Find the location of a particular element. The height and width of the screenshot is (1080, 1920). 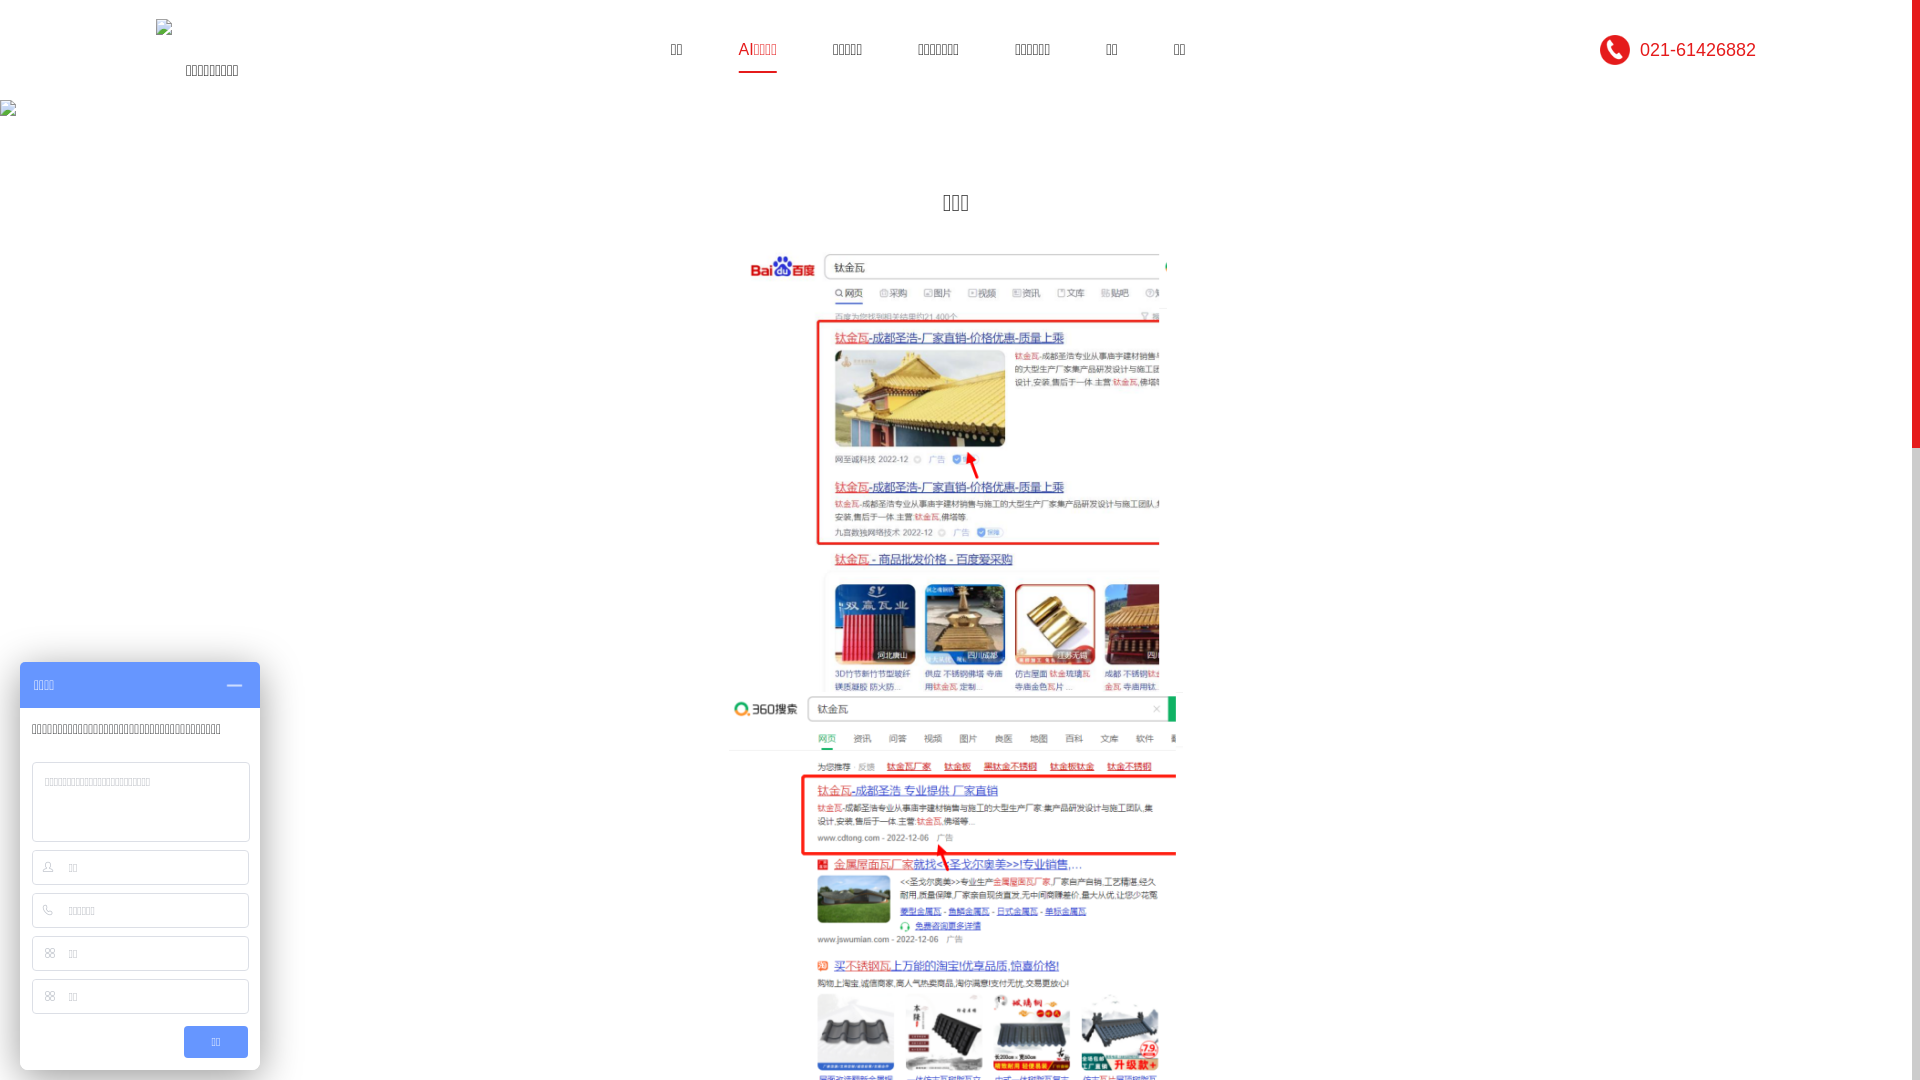

'021-61426882' is located at coordinates (1678, 49).